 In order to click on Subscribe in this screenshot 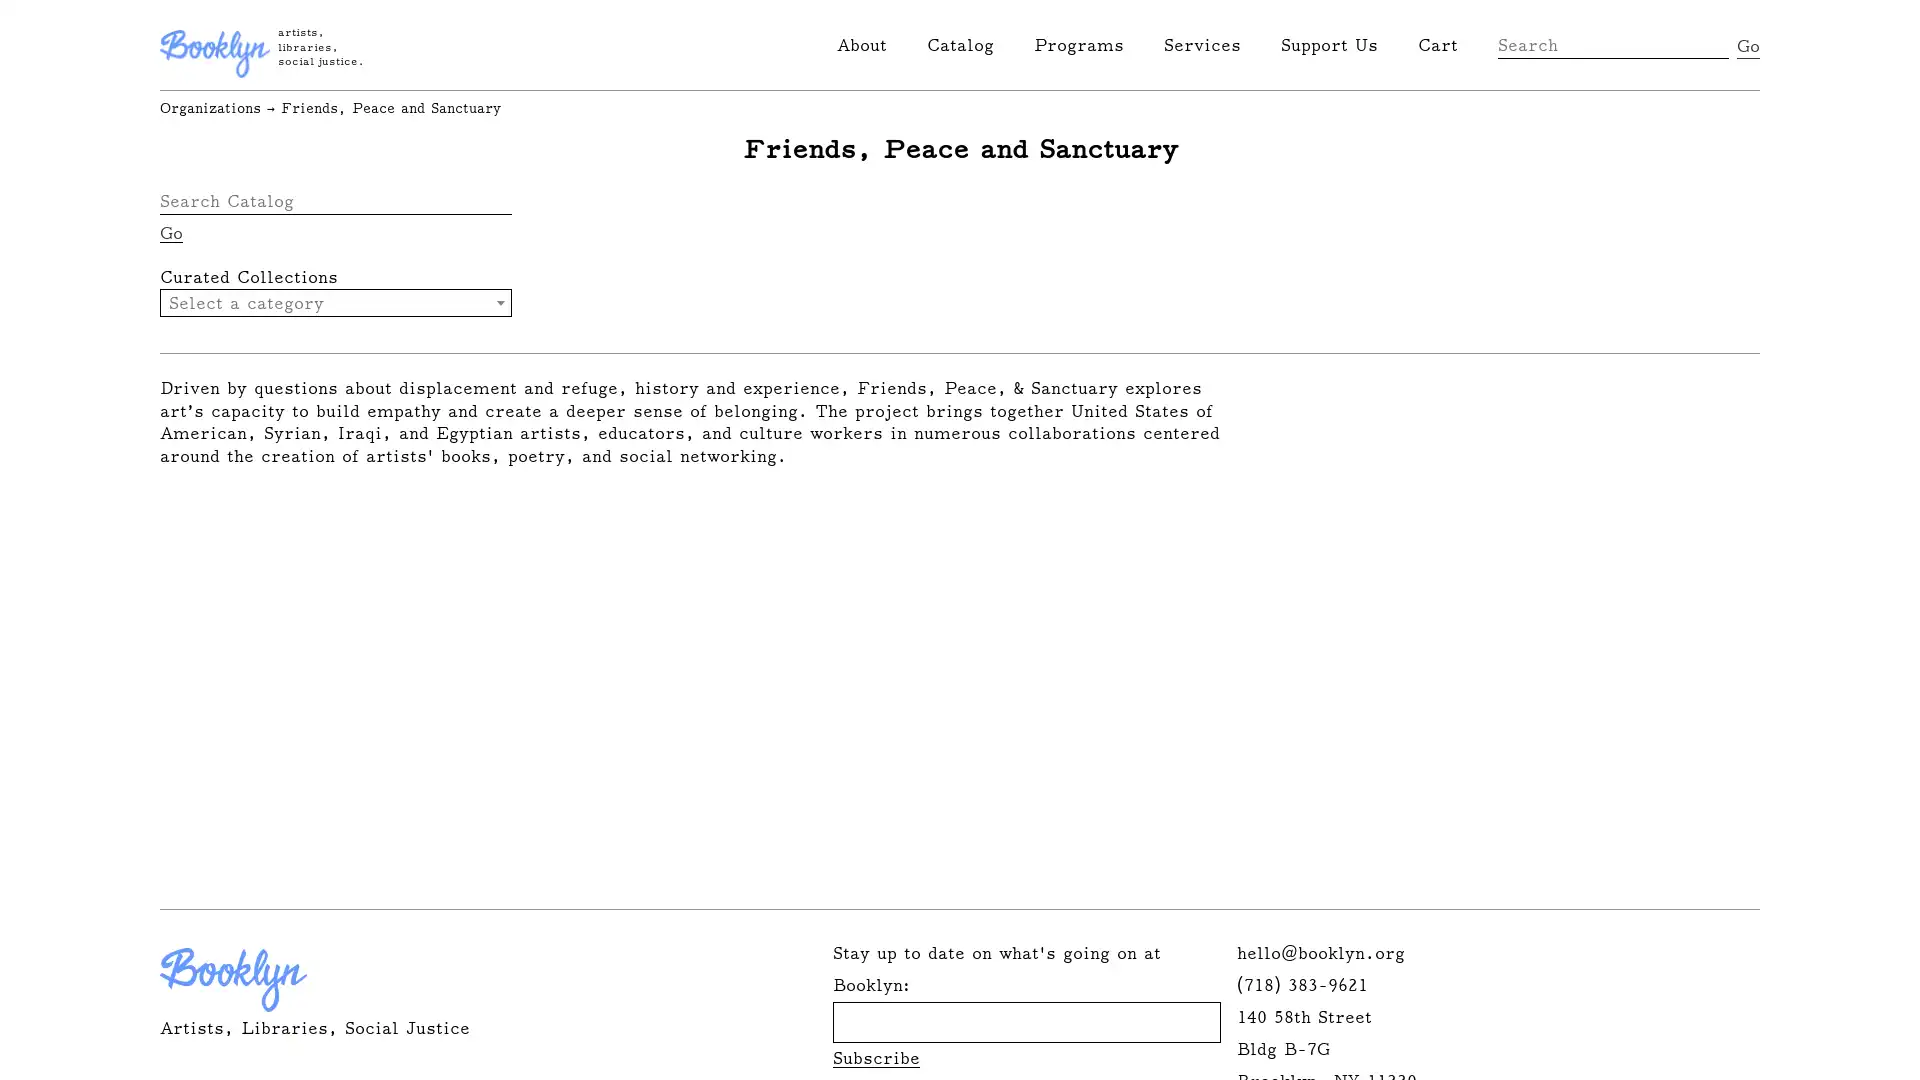, I will do `click(876, 1057)`.